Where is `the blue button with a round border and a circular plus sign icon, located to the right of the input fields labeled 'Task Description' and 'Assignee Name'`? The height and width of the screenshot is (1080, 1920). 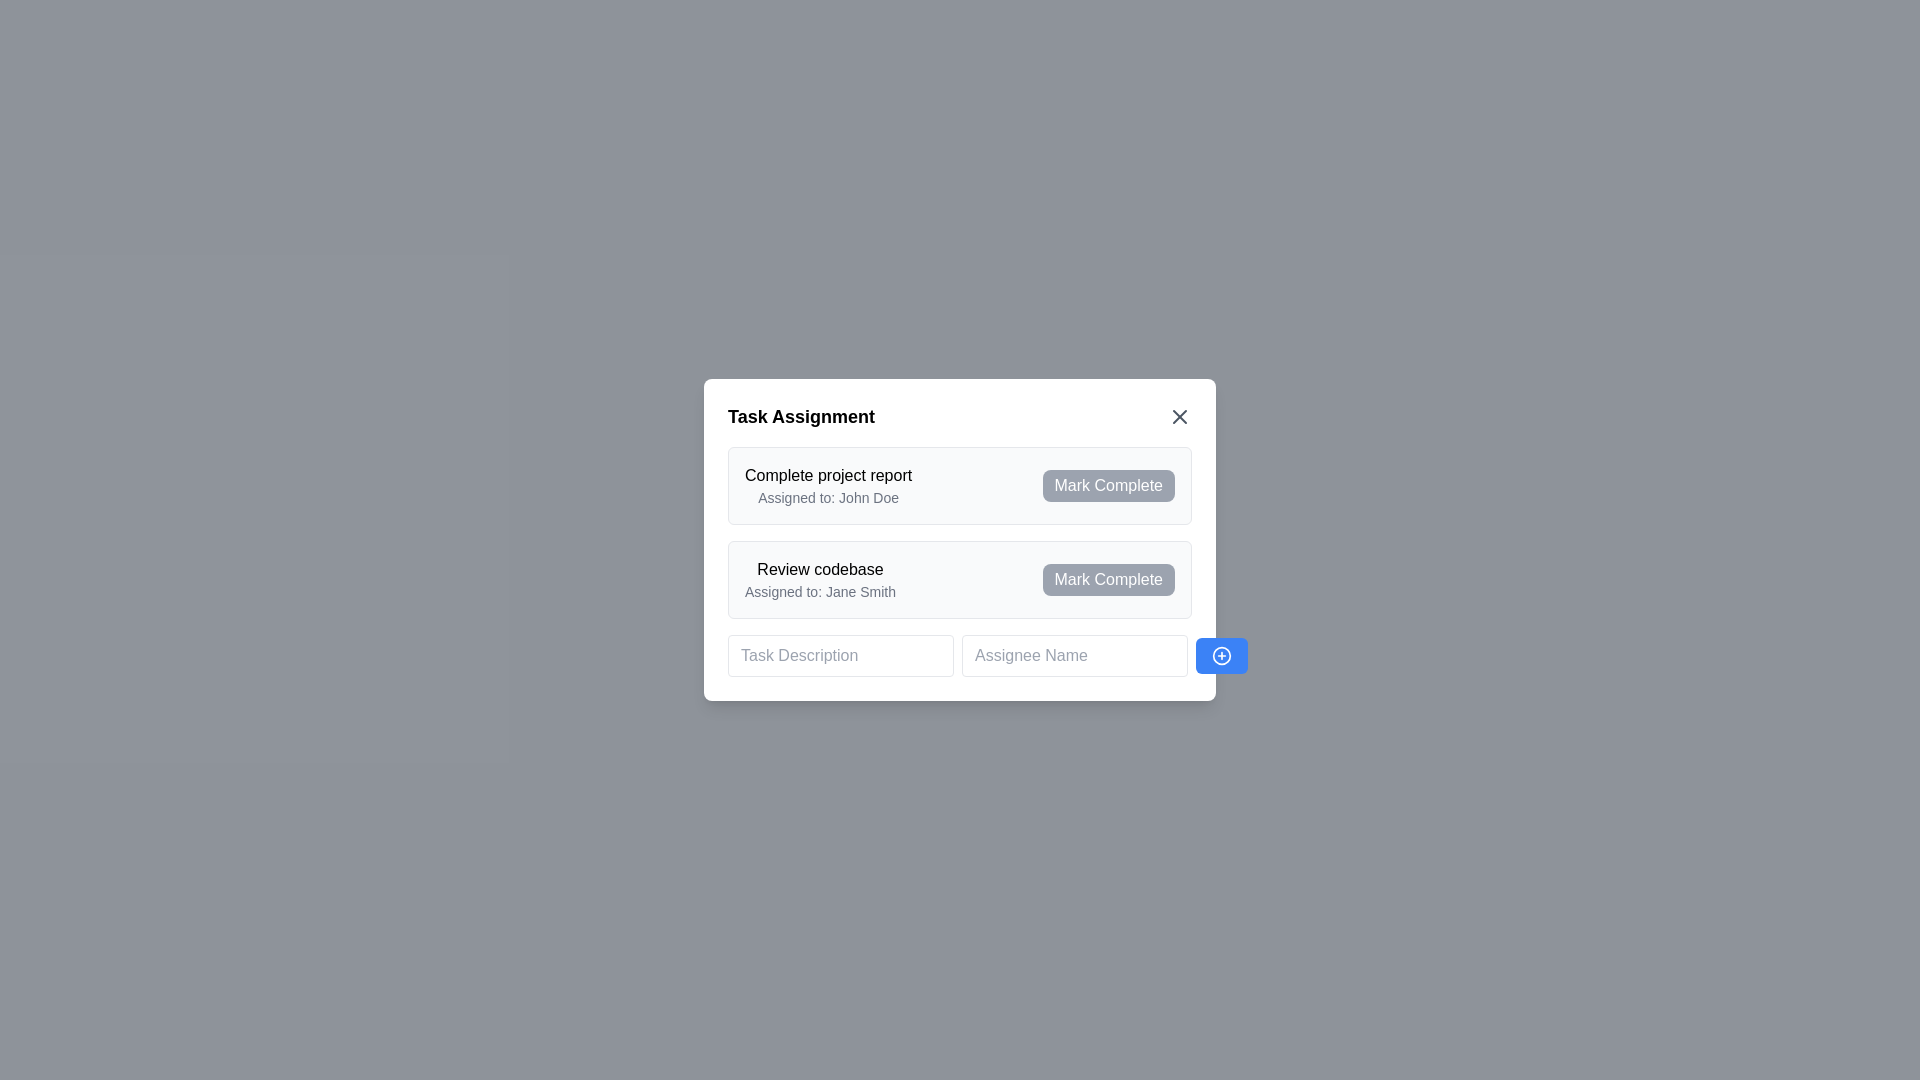 the blue button with a round border and a circular plus sign icon, located to the right of the input fields labeled 'Task Description' and 'Assignee Name' is located at coordinates (1221, 655).